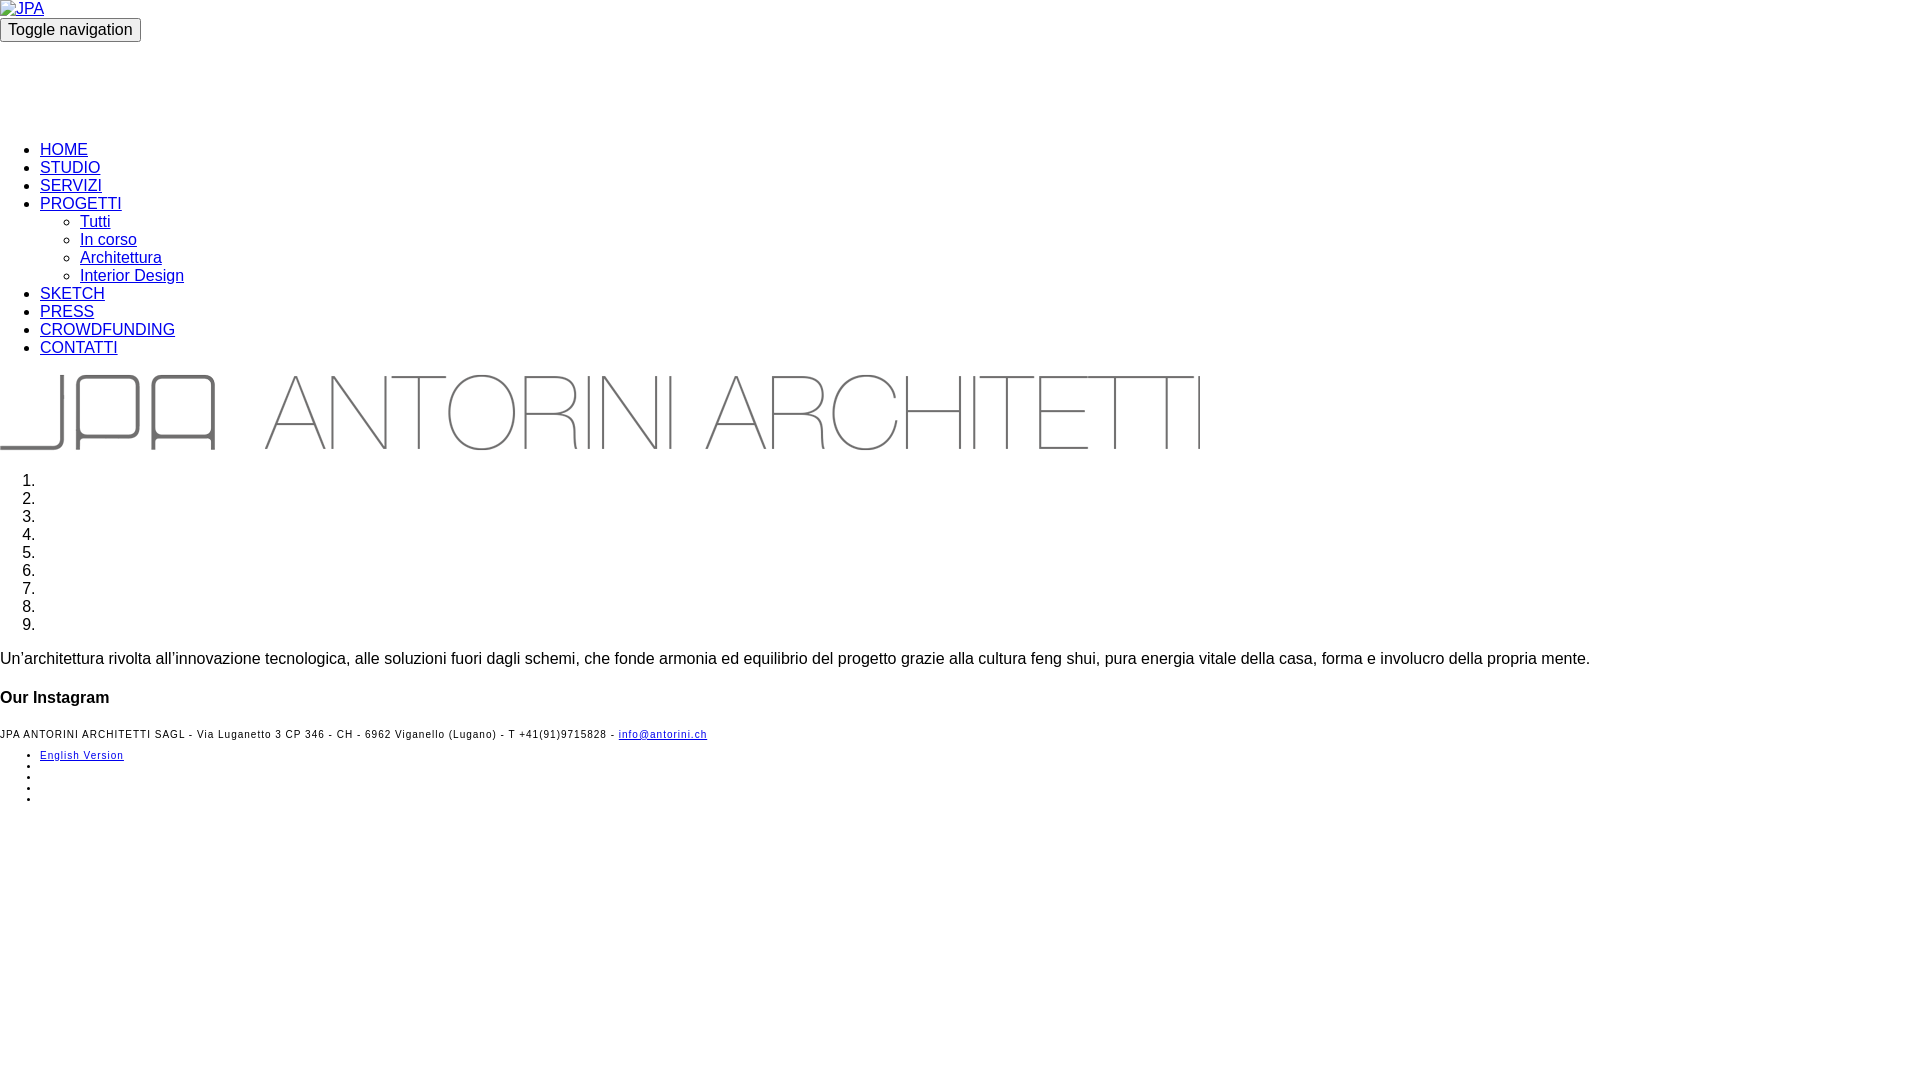 The height and width of the screenshot is (1080, 1920). I want to click on 'STUDIO', so click(70, 166).